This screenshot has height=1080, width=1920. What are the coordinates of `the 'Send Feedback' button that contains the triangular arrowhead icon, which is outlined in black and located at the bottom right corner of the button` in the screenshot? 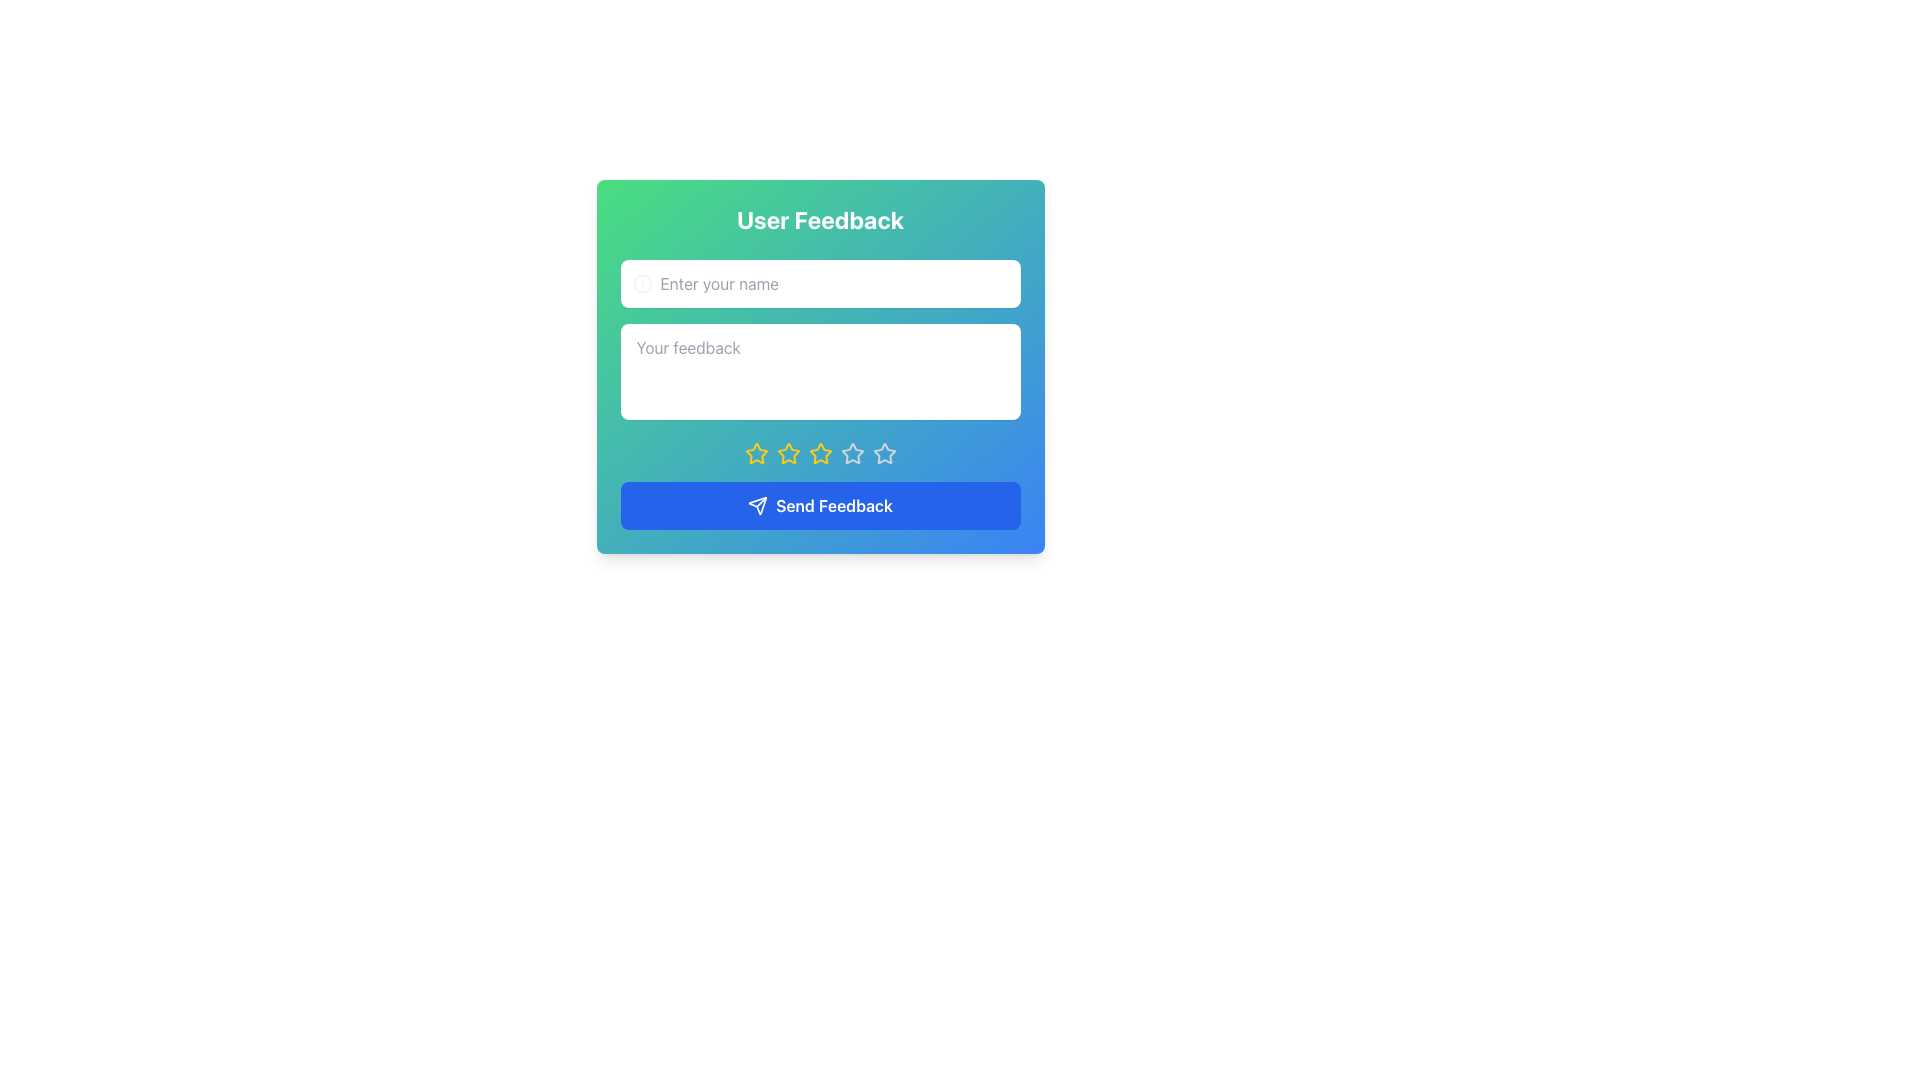 It's located at (757, 504).